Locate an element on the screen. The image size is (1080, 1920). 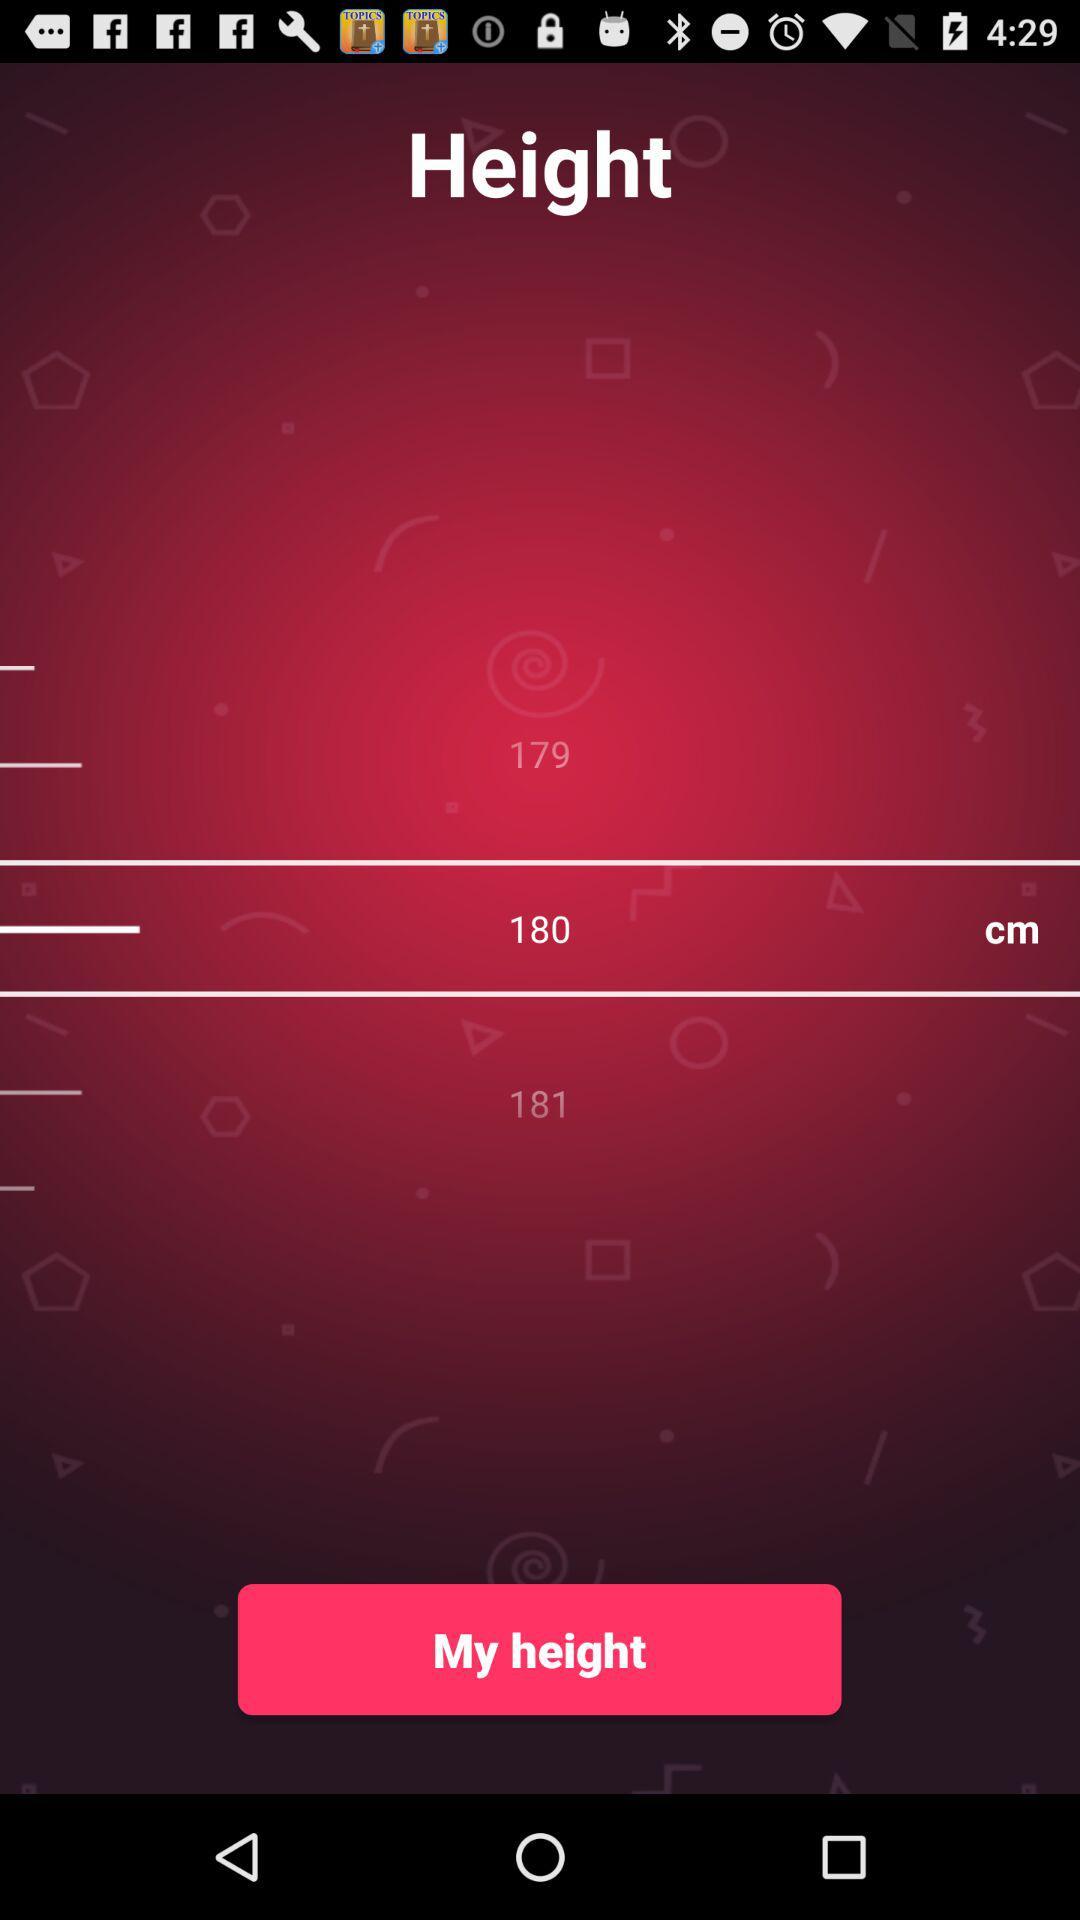
my height is located at coordinates (538, 1649).